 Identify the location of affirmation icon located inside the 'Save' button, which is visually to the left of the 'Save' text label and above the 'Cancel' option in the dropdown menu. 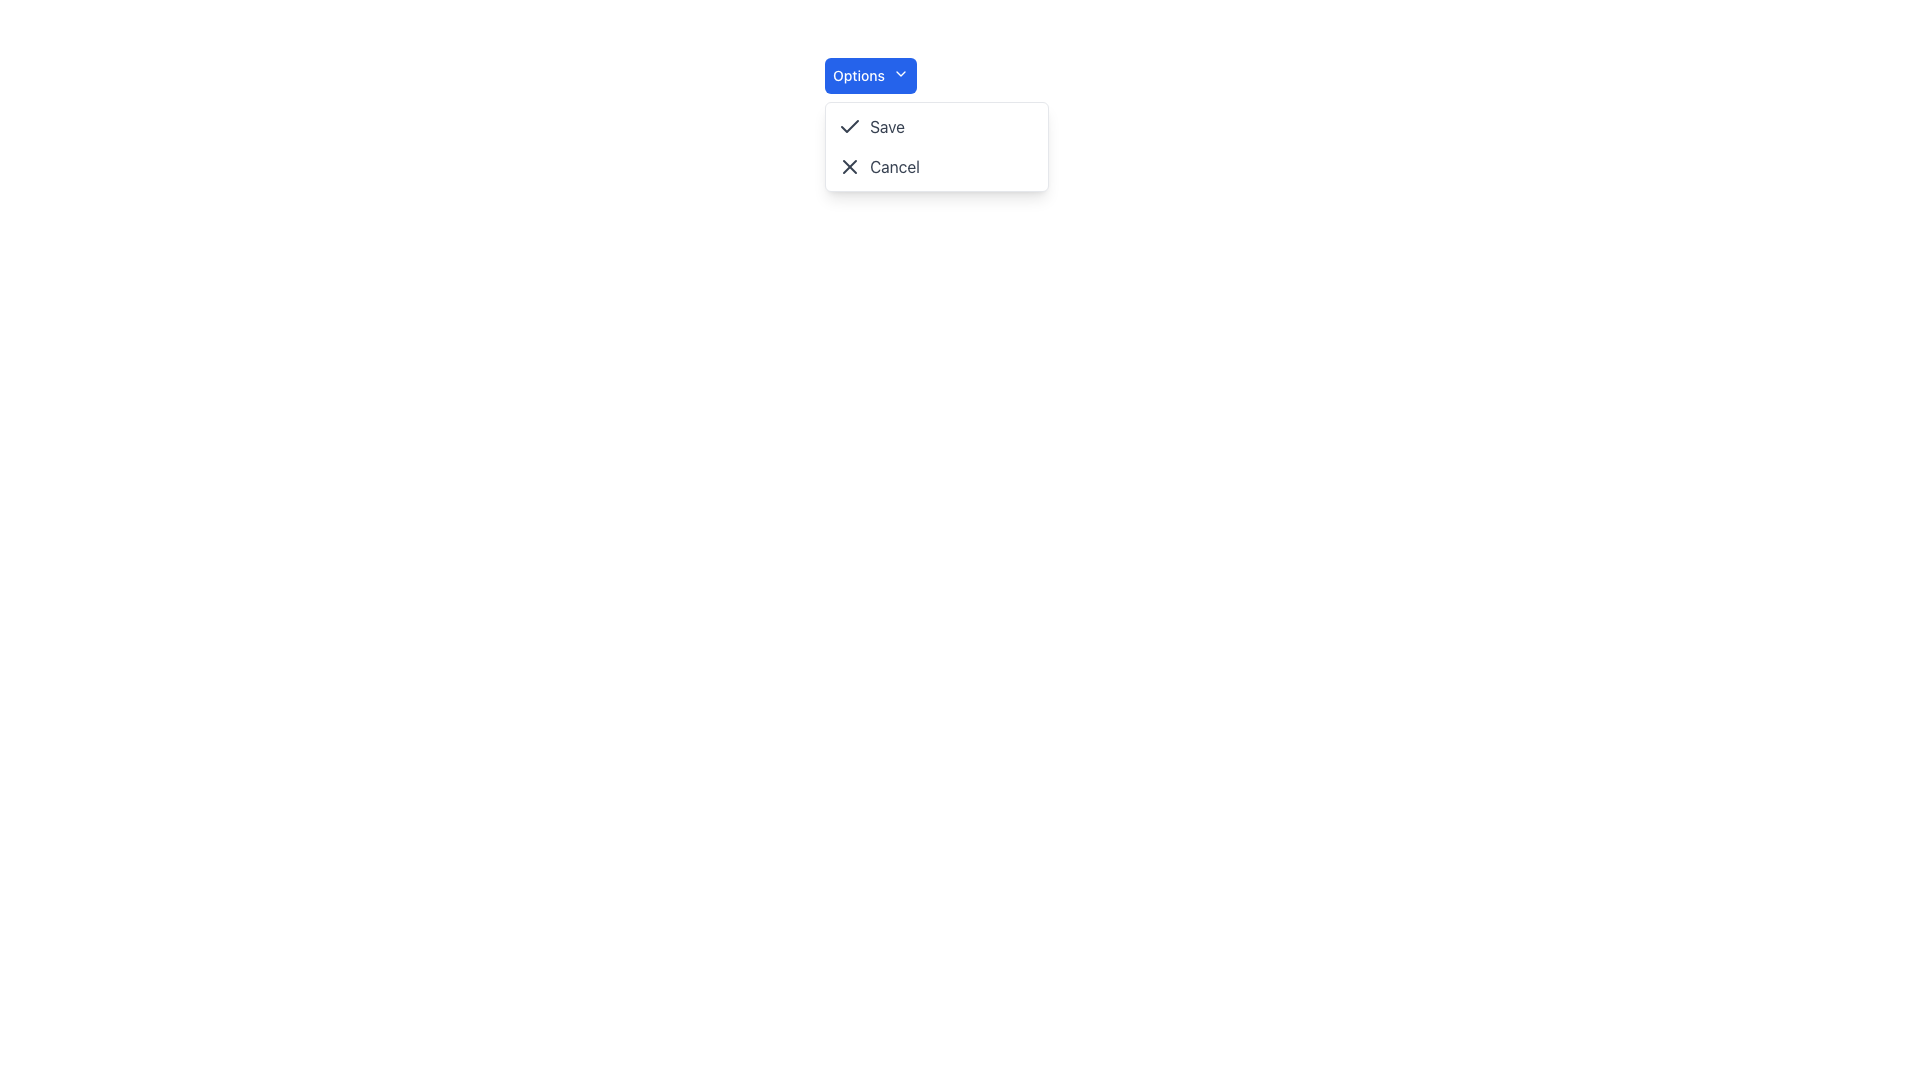
(850, 127).